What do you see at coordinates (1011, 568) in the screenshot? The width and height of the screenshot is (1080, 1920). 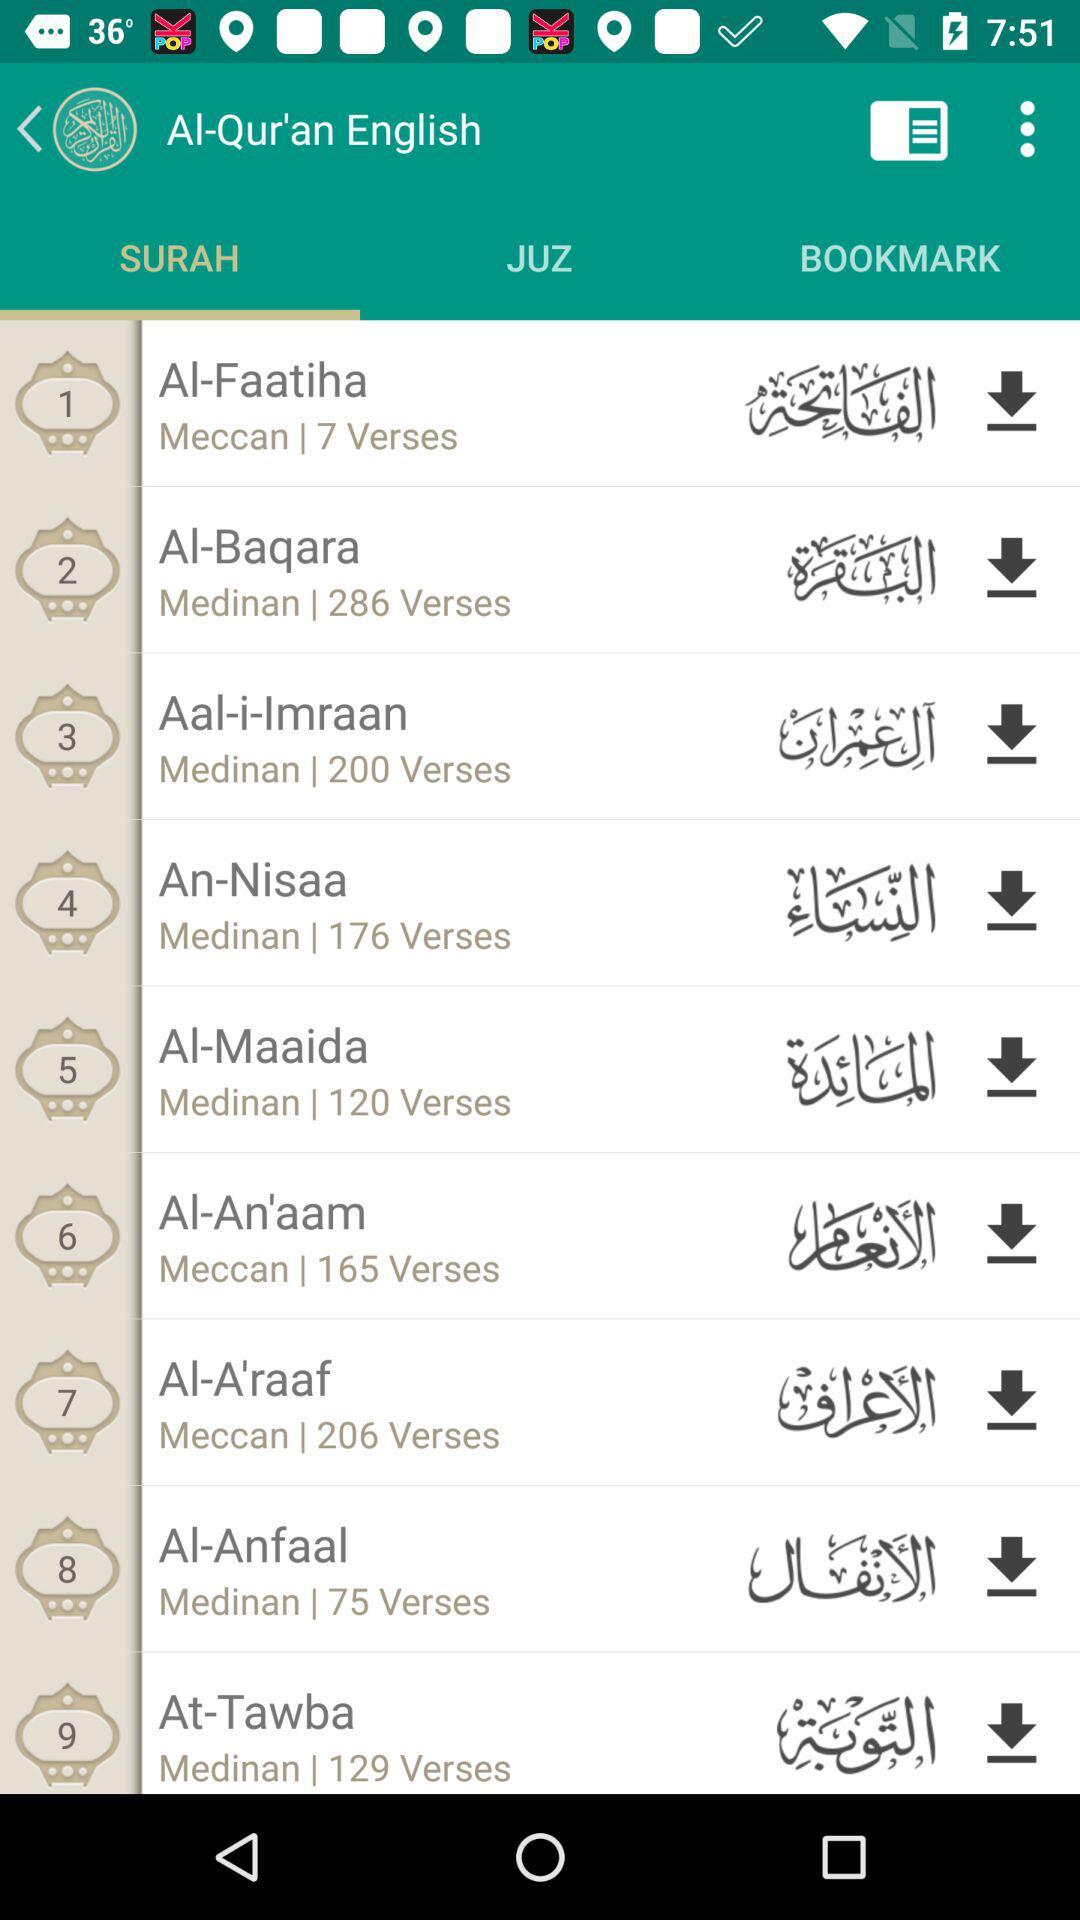 I see `download` at bounding box center [1011, 568].